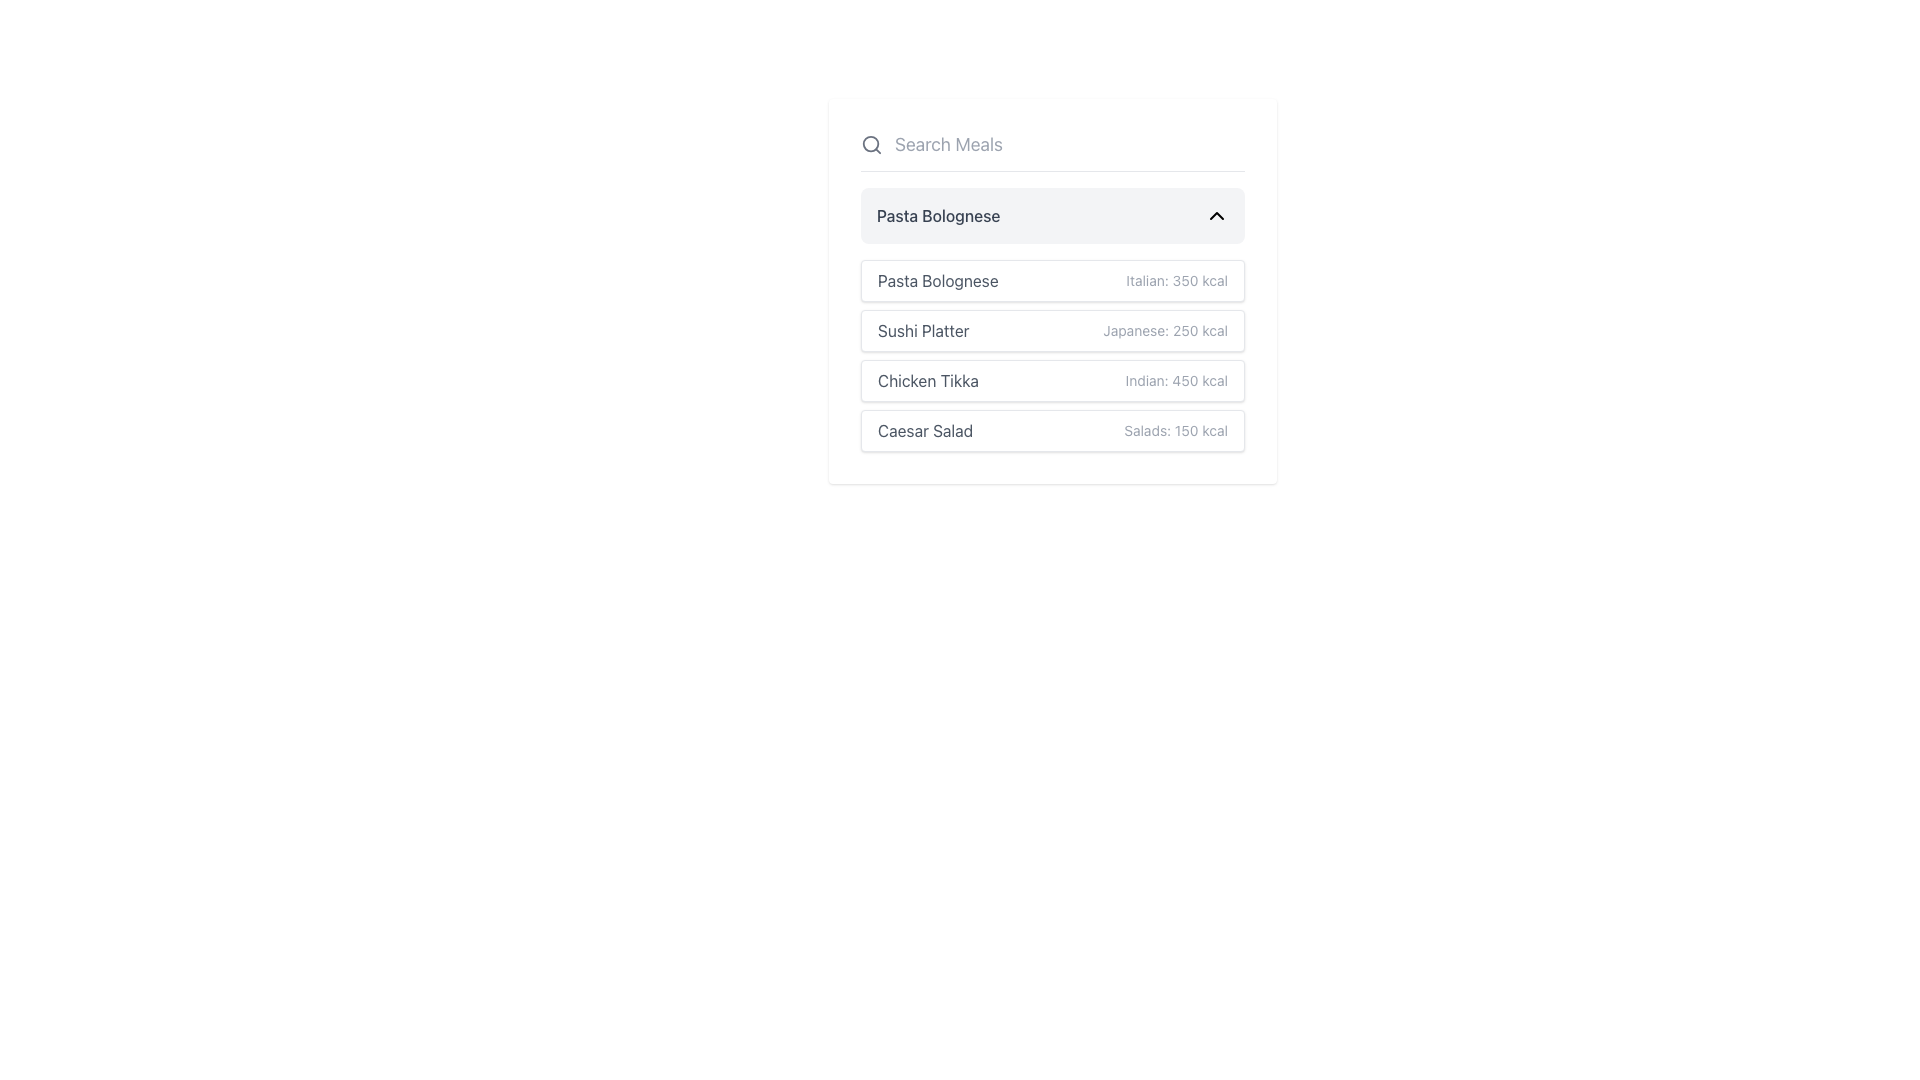  What do you see at coordinates (937, 281) in the screenshot?
I see `the text label displaying 'Pasta Bolognese' which is aligned to the left within a white rectangular card, part of a vertically aligned list of meal options` at bounding box center [937, 281].